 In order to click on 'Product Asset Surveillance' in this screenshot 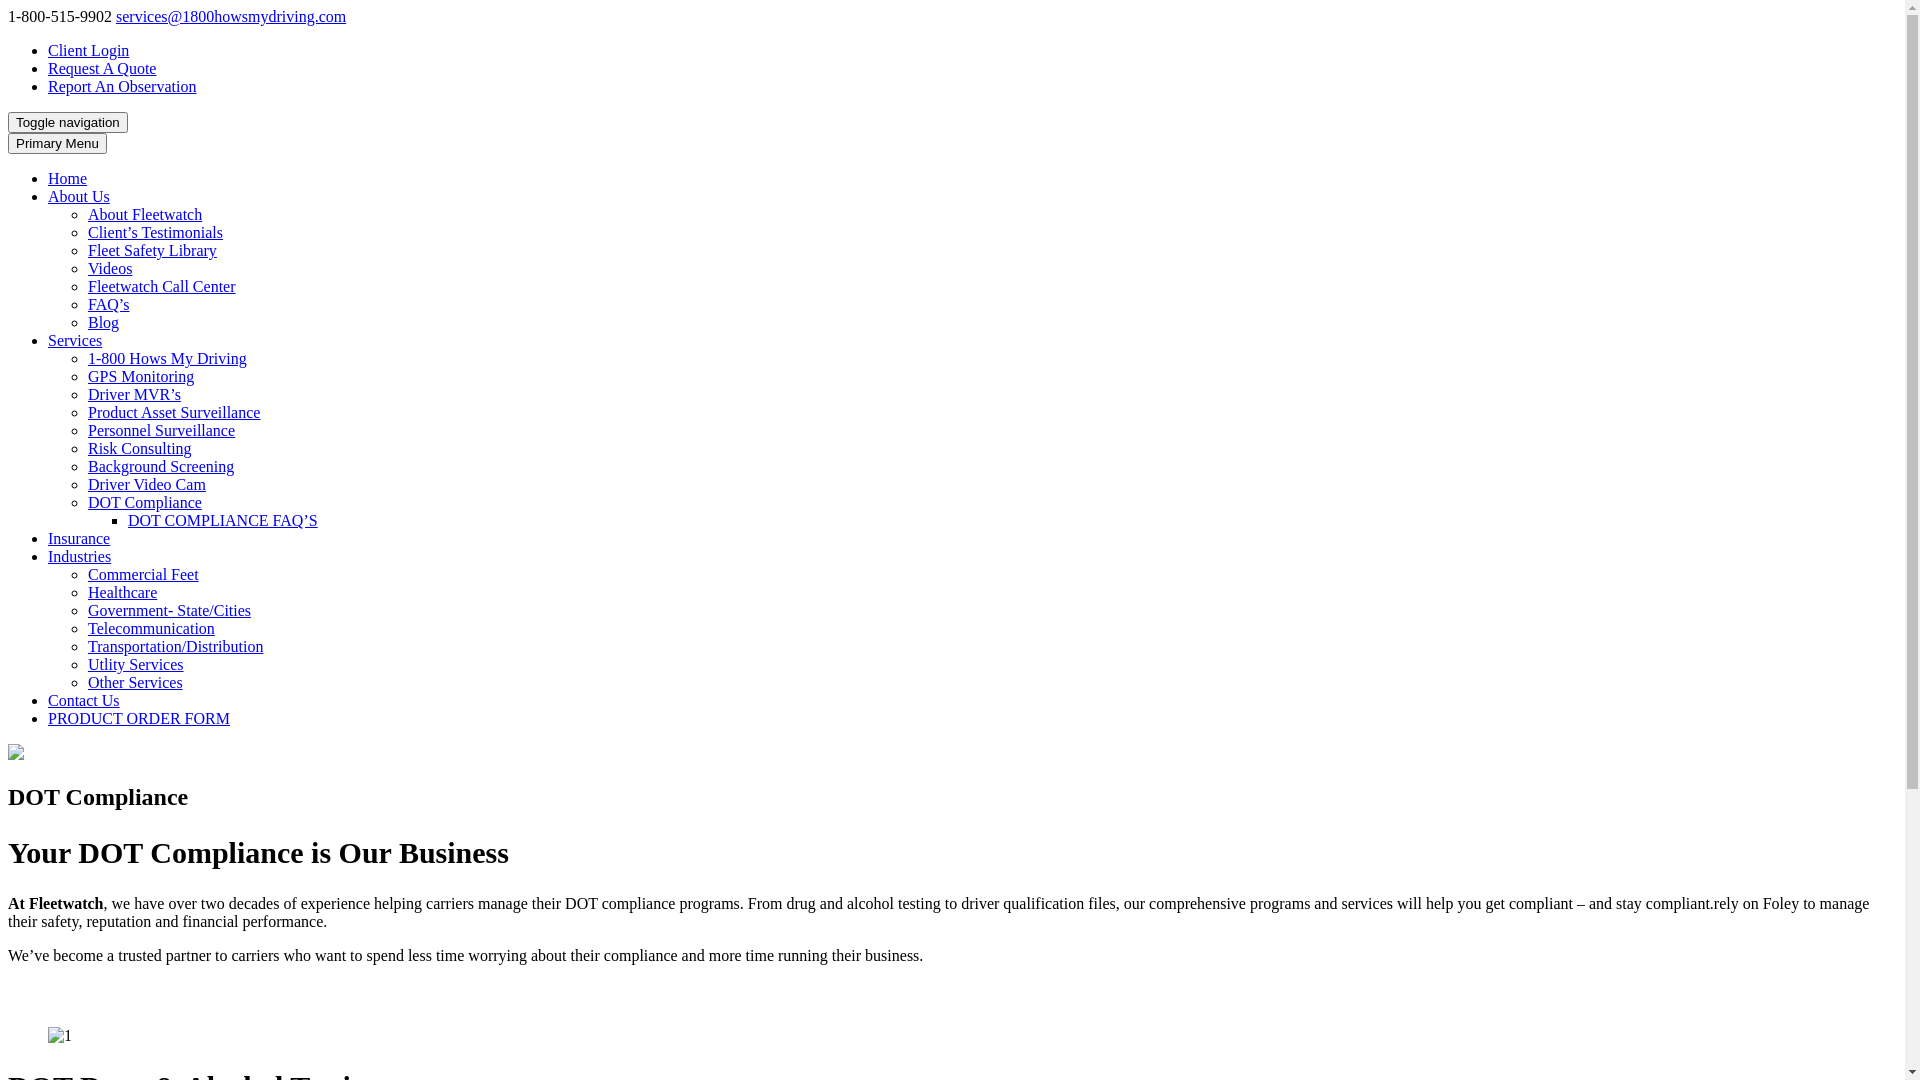, I will do `click(173, 411)`.